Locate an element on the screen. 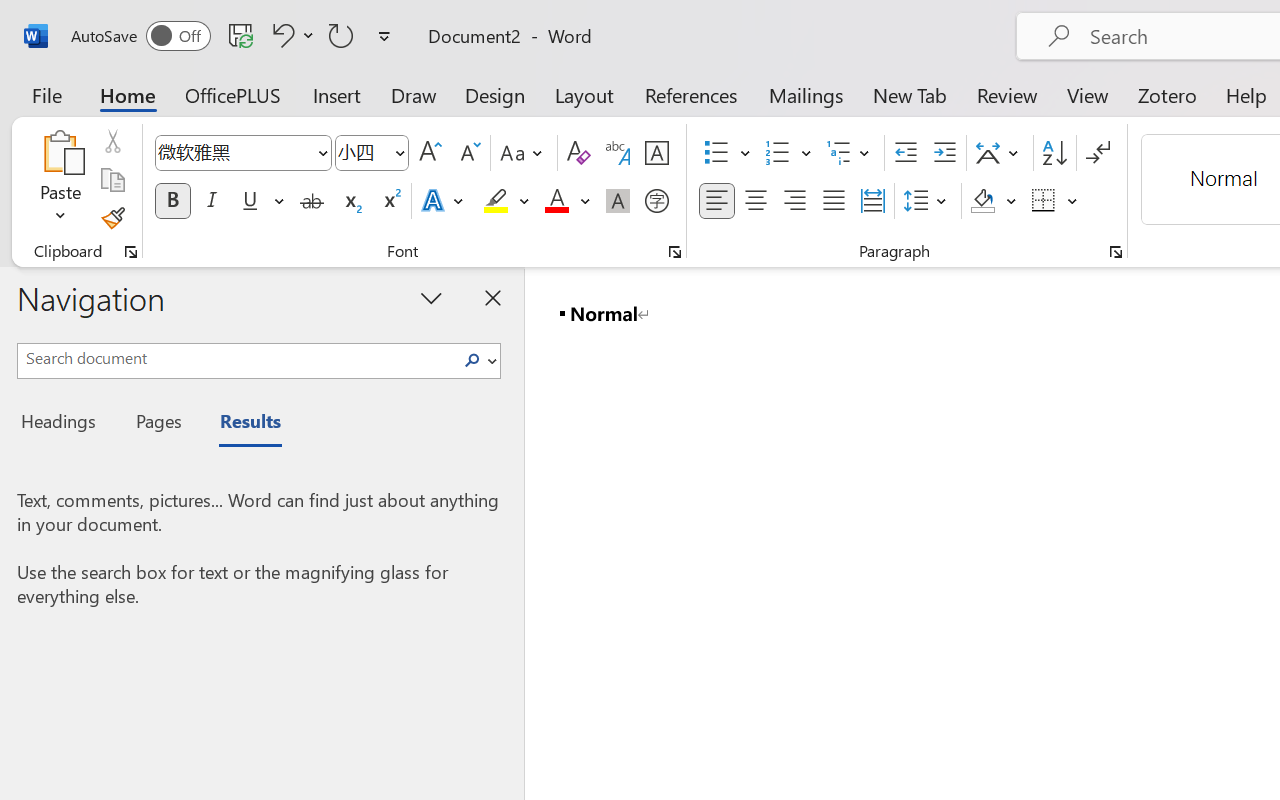  'Numbering' is located at coordinates (788, 153).